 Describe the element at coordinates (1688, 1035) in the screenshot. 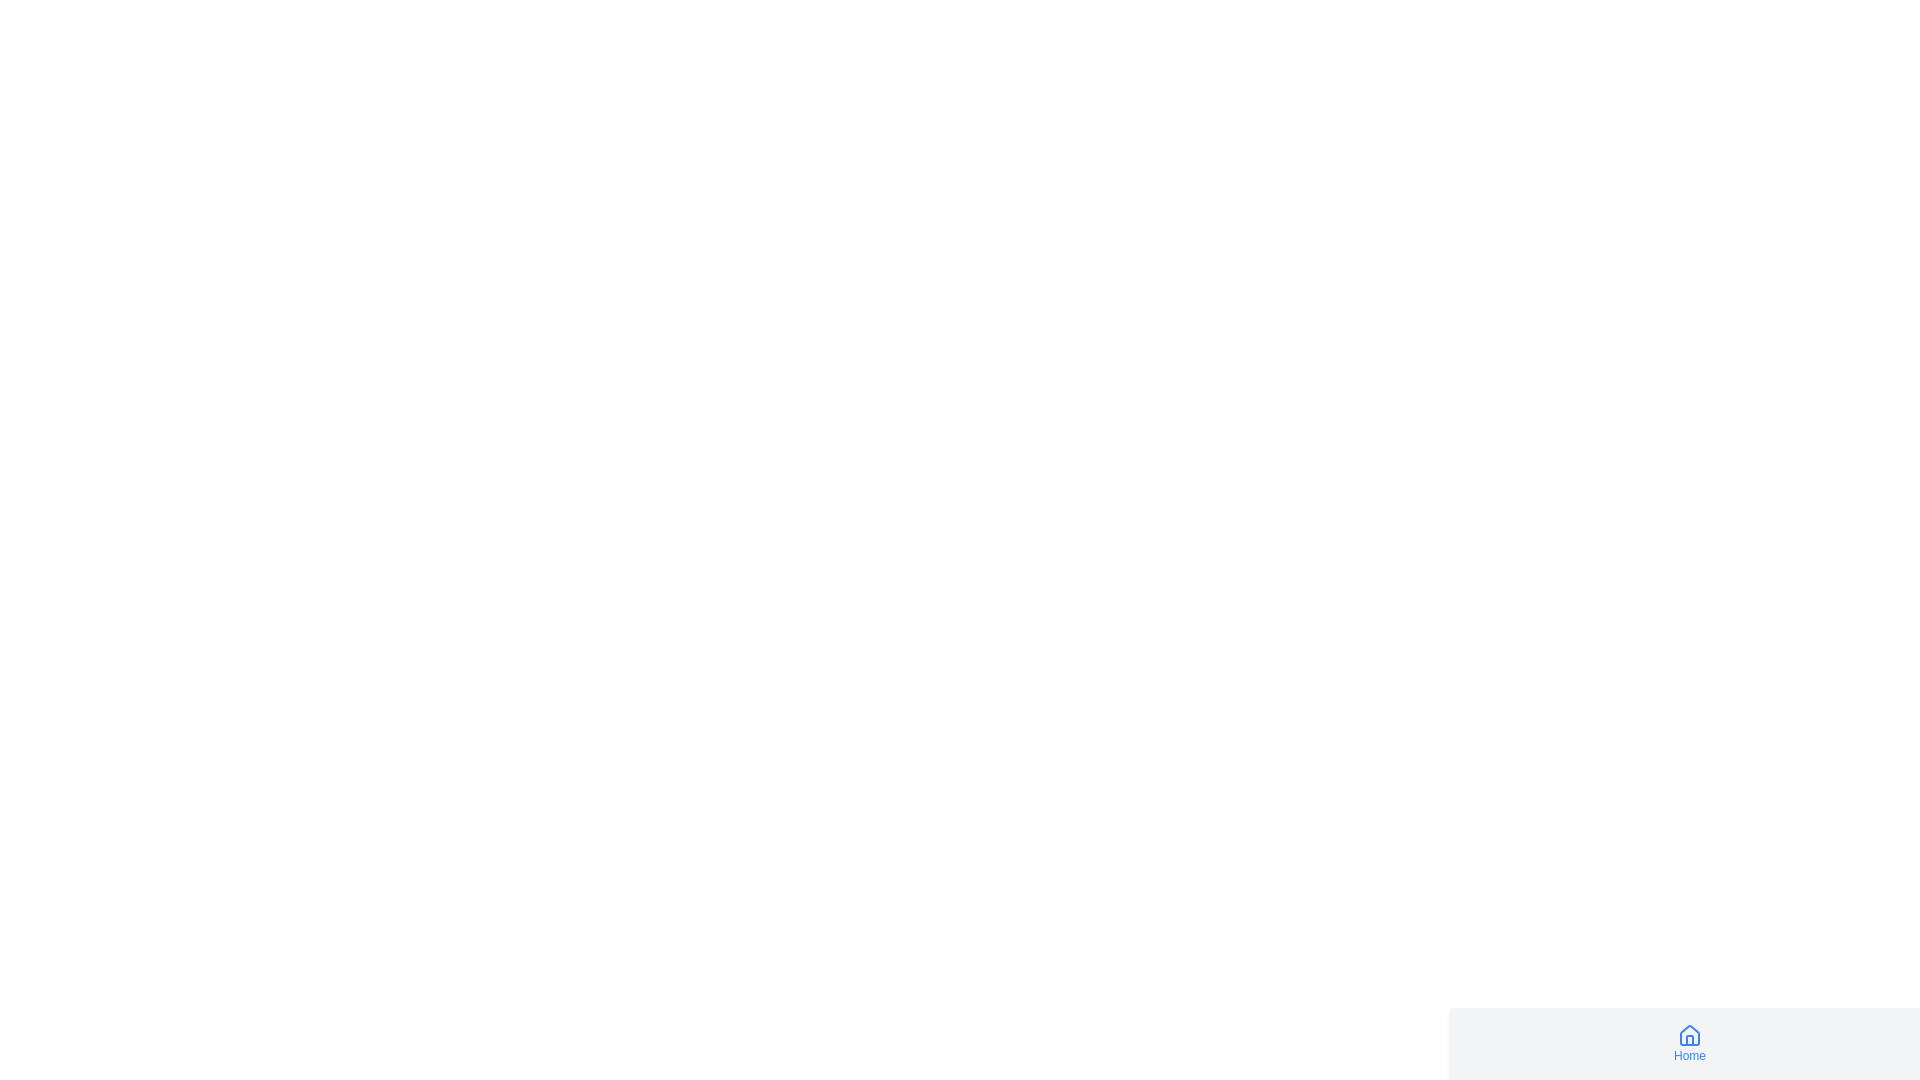

I see `the 'Home' icon located at the top-center of the interface, which serves as a navigation option to redirect users to the homepage` at that location.